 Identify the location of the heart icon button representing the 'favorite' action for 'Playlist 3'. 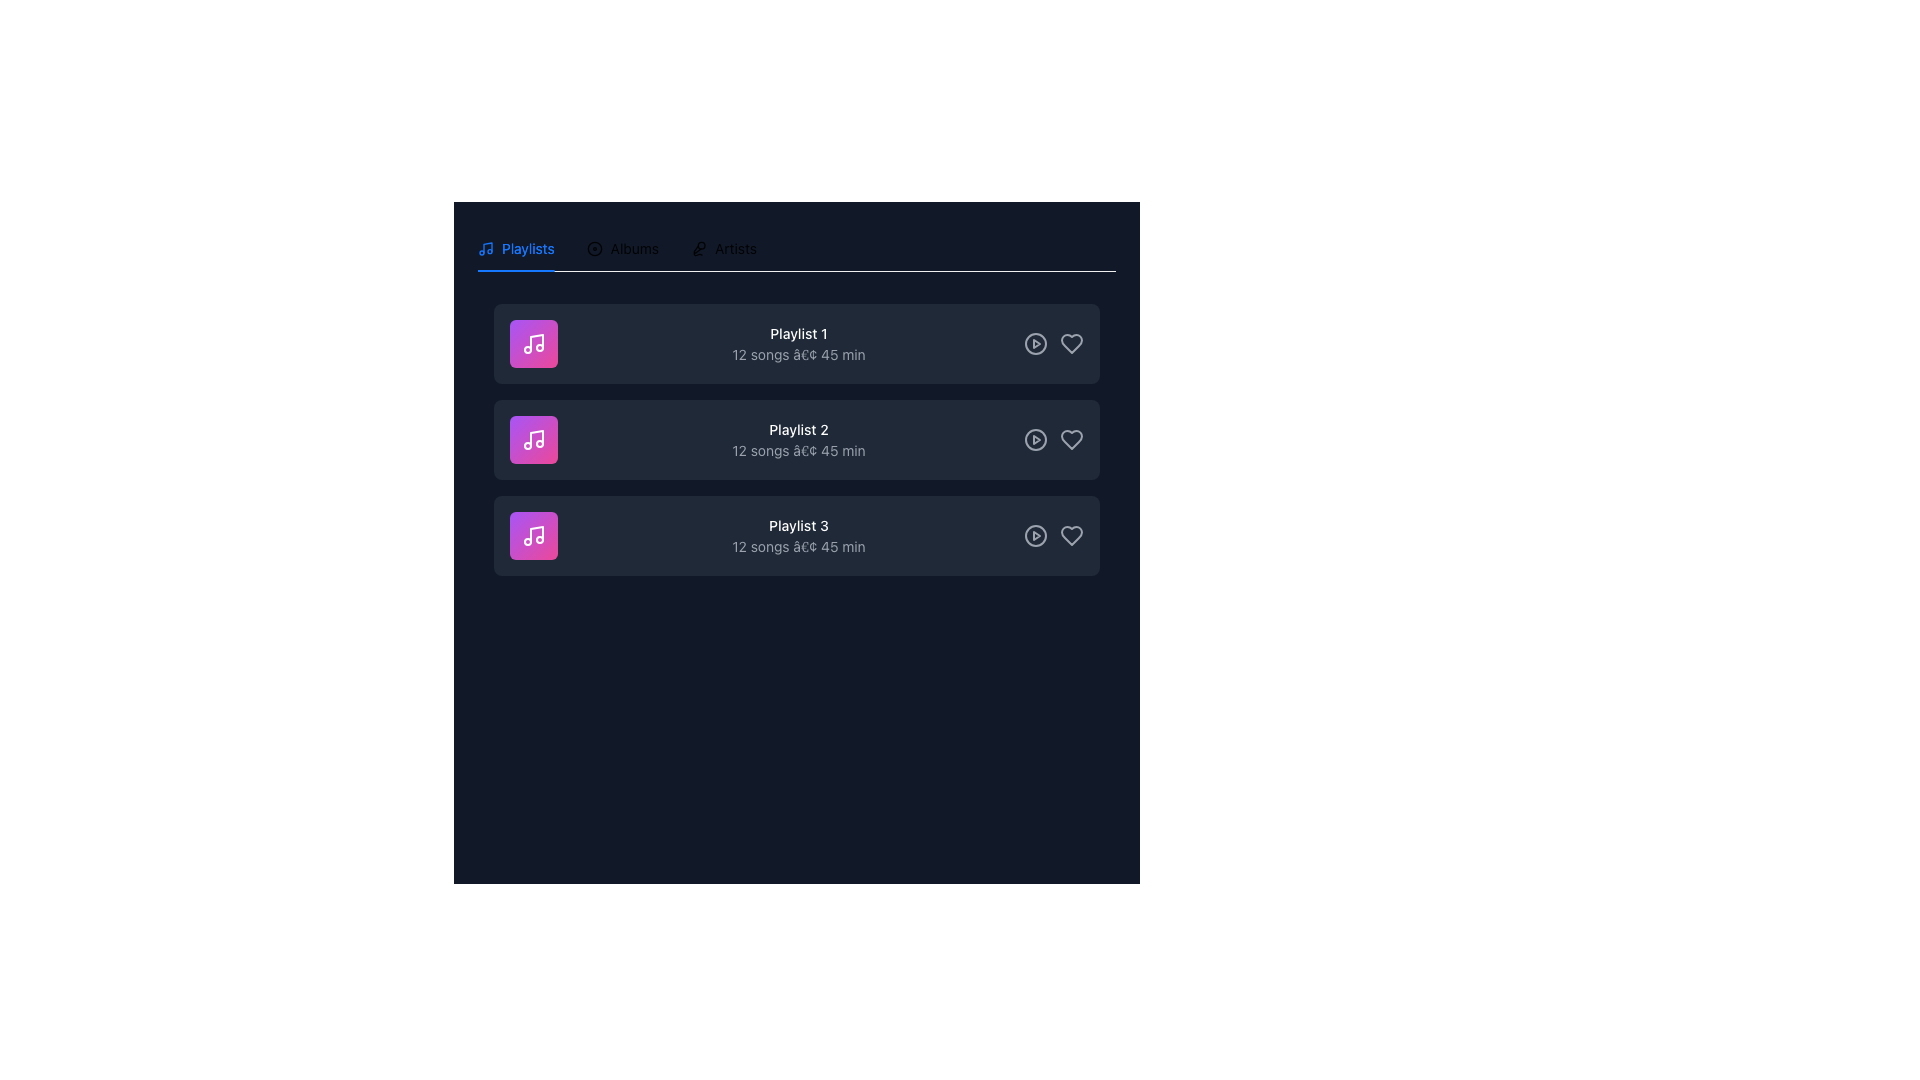
(1070, 535).